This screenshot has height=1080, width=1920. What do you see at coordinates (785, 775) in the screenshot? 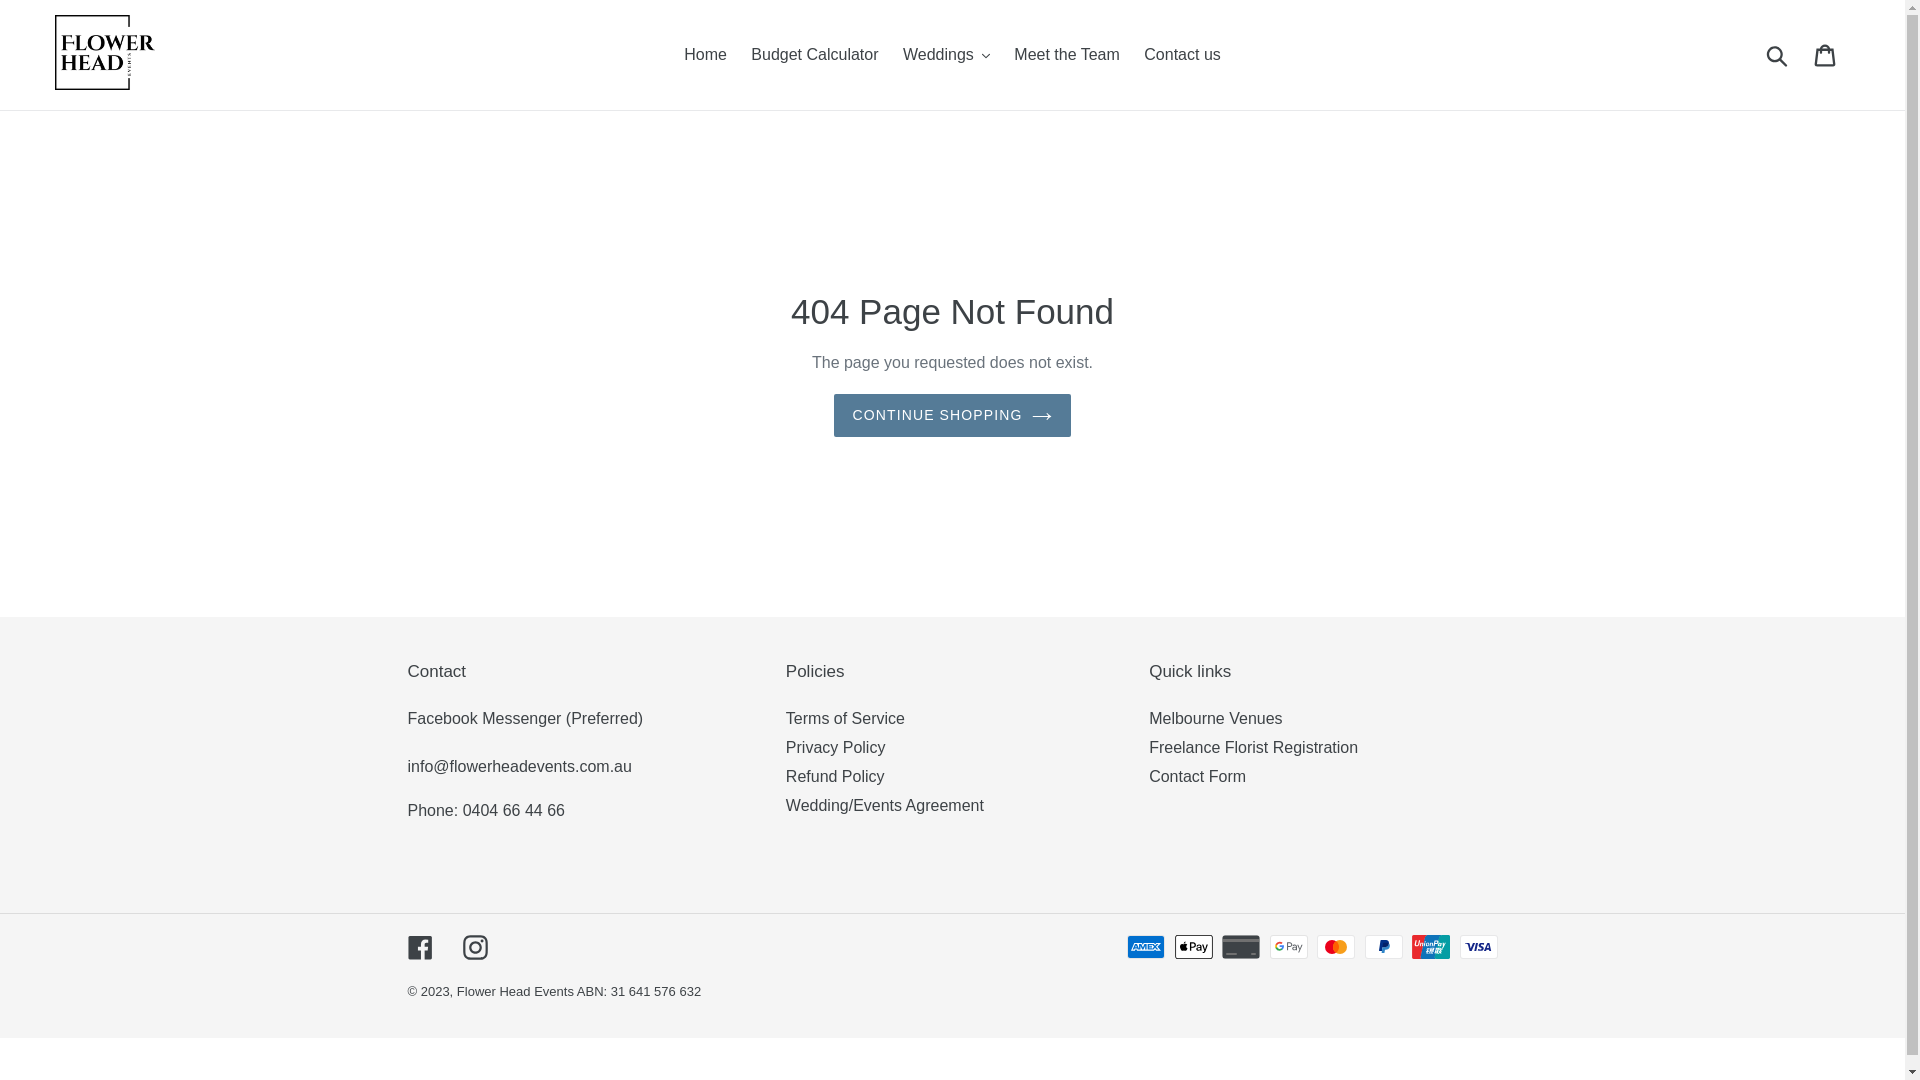
I see `'Refund Policy'` at bounding box center [785, 775].